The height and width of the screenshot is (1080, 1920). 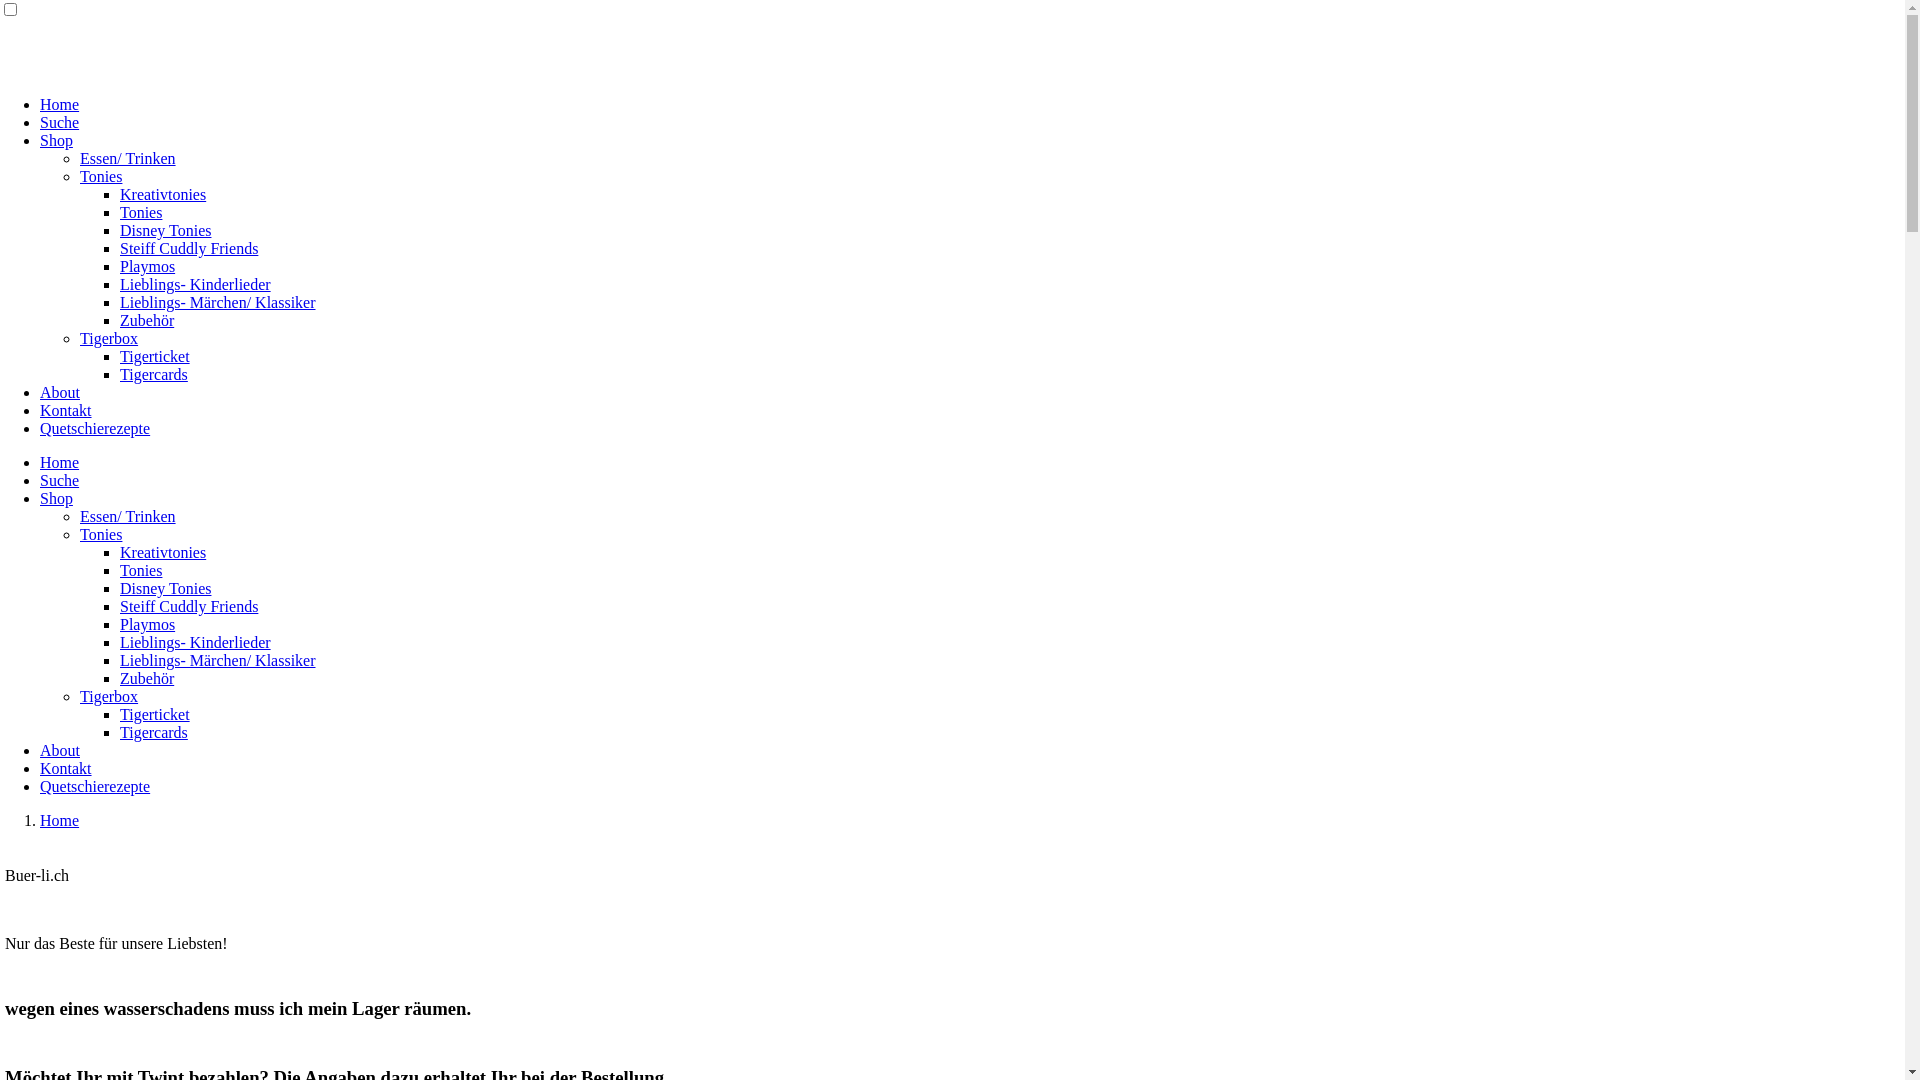 I want to click on 'Lieblings- Kinderlieder', so click(x=195, y=642).